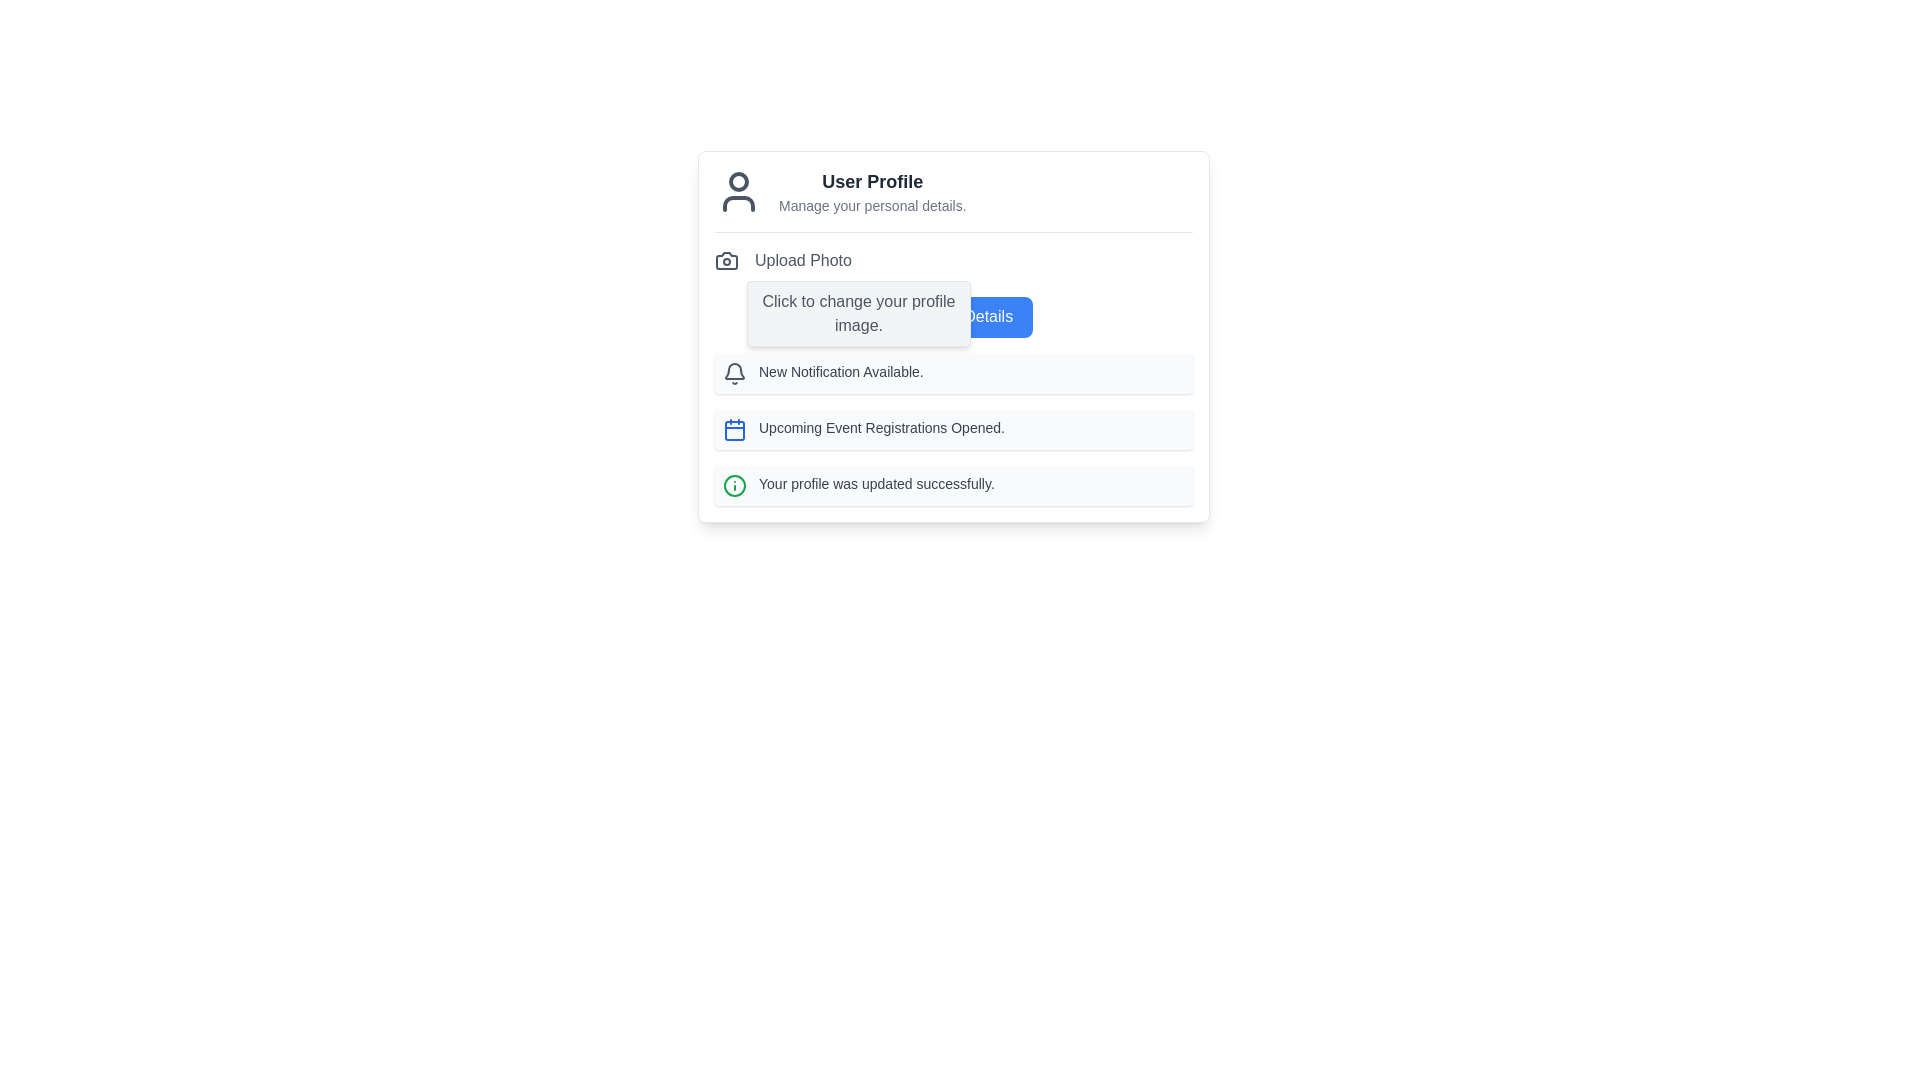 The image size is (1920, 1080). I want to click on the calendar icon, which is a minimalistic blue icon located in the notification section preceding the text 'Upcoming Event Registrations Opened.', so click(733, 427).